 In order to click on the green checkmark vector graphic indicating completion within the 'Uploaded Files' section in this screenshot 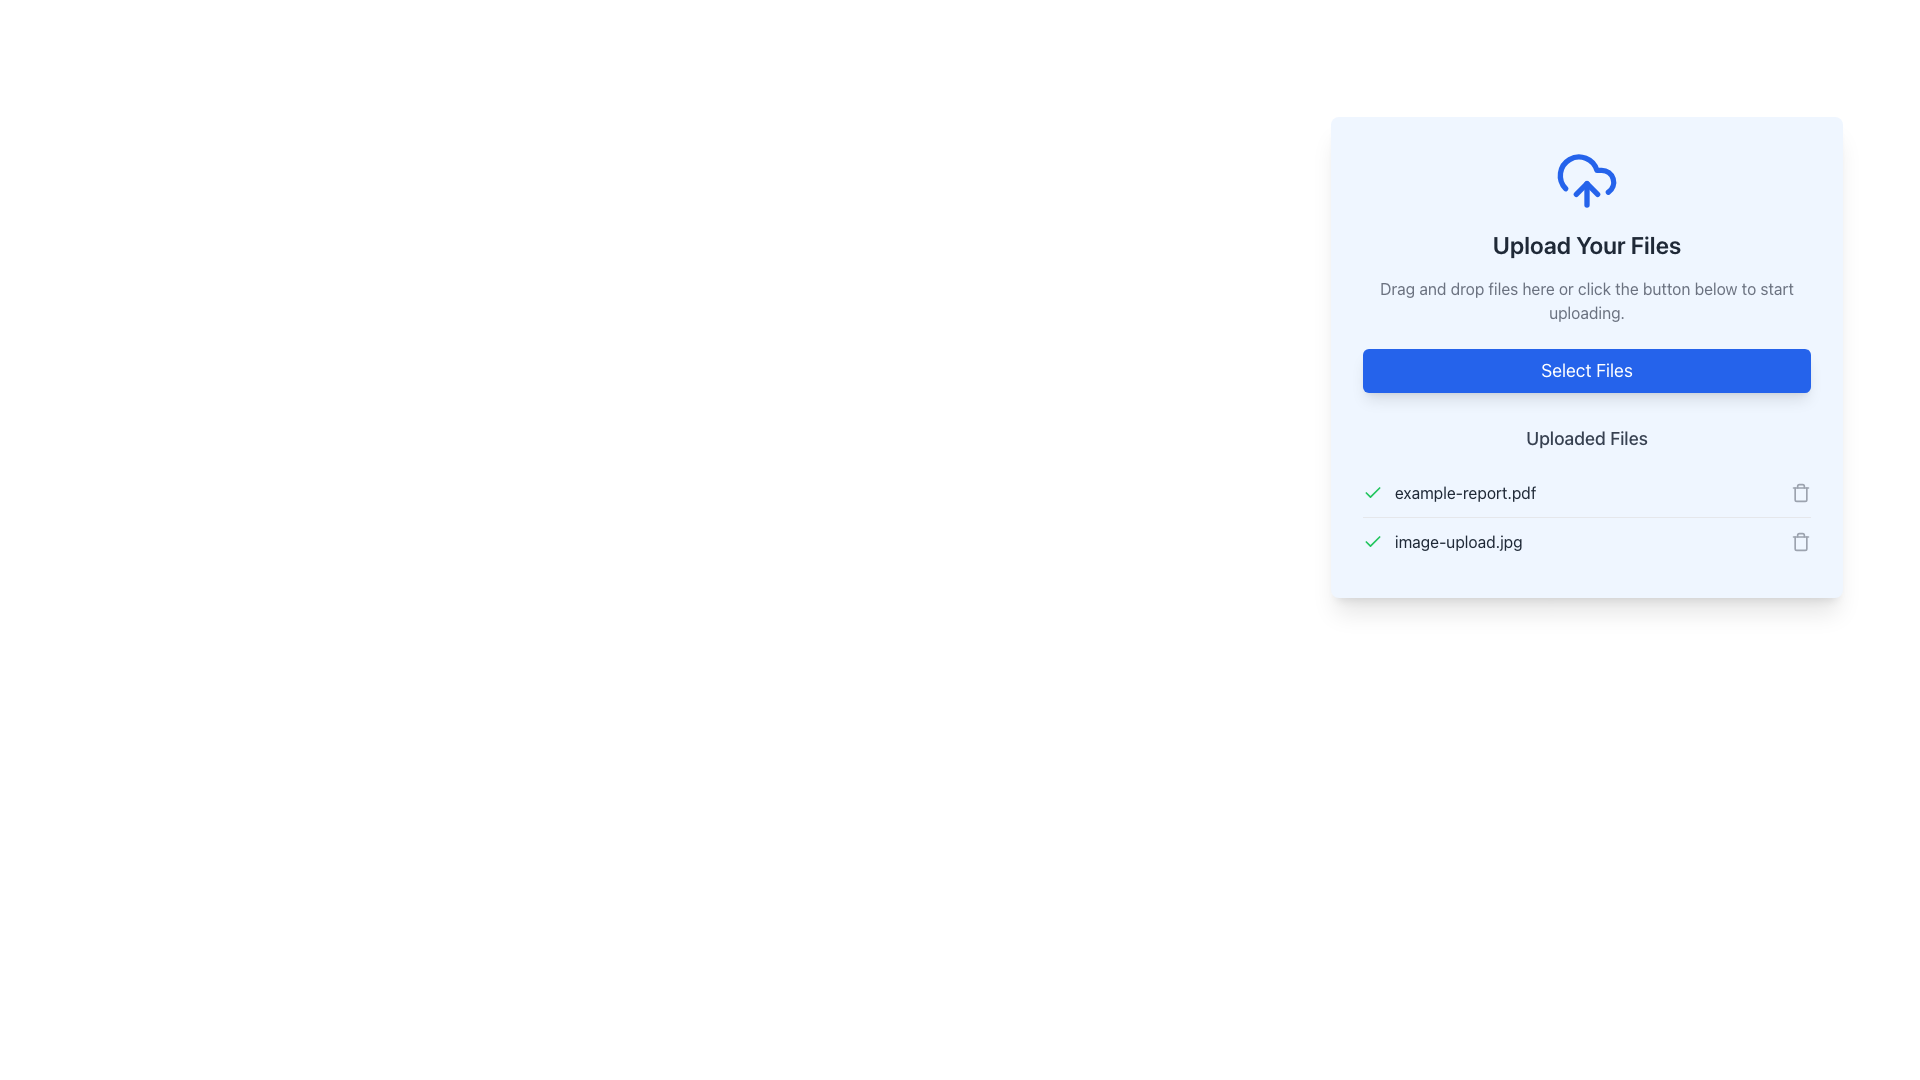, I will do `click(1371, 540)`.